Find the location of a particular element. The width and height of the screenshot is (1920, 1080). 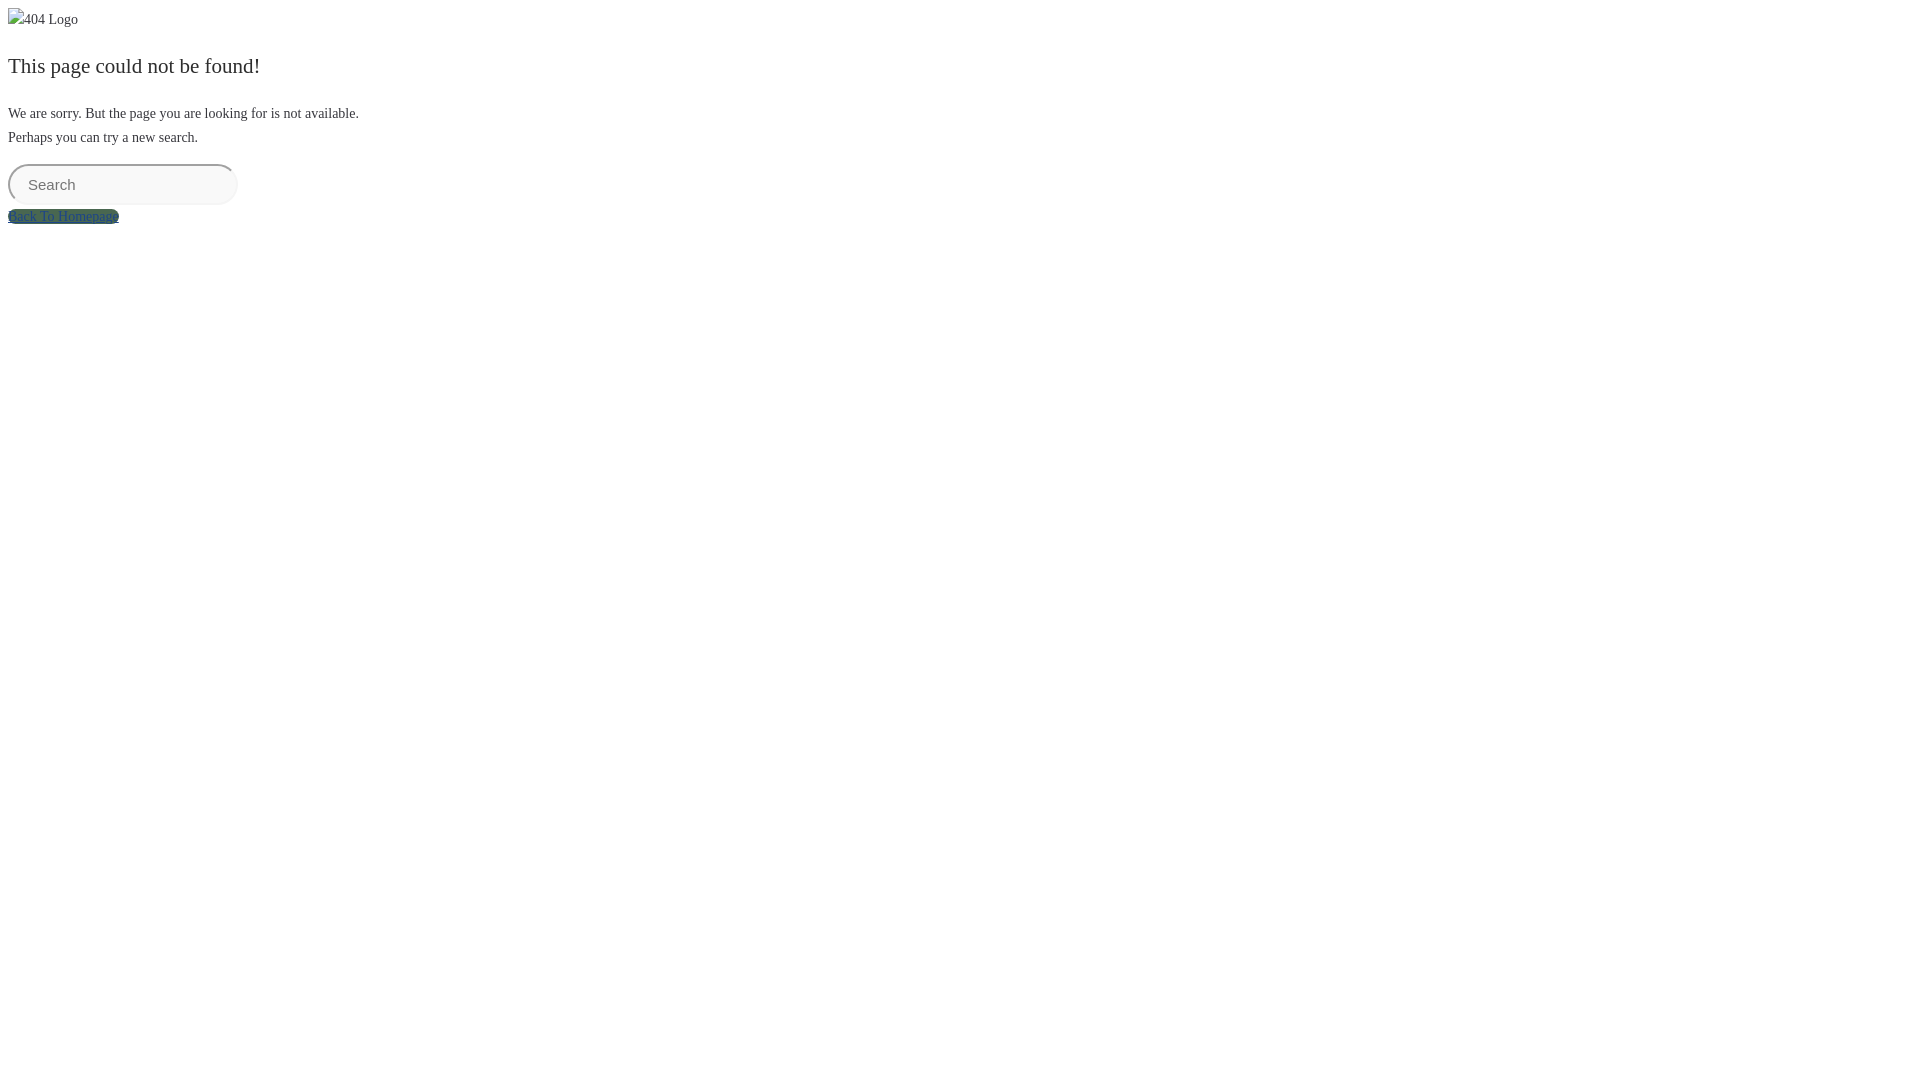

'Back To Homepage' is located at coordinates (63, 216).